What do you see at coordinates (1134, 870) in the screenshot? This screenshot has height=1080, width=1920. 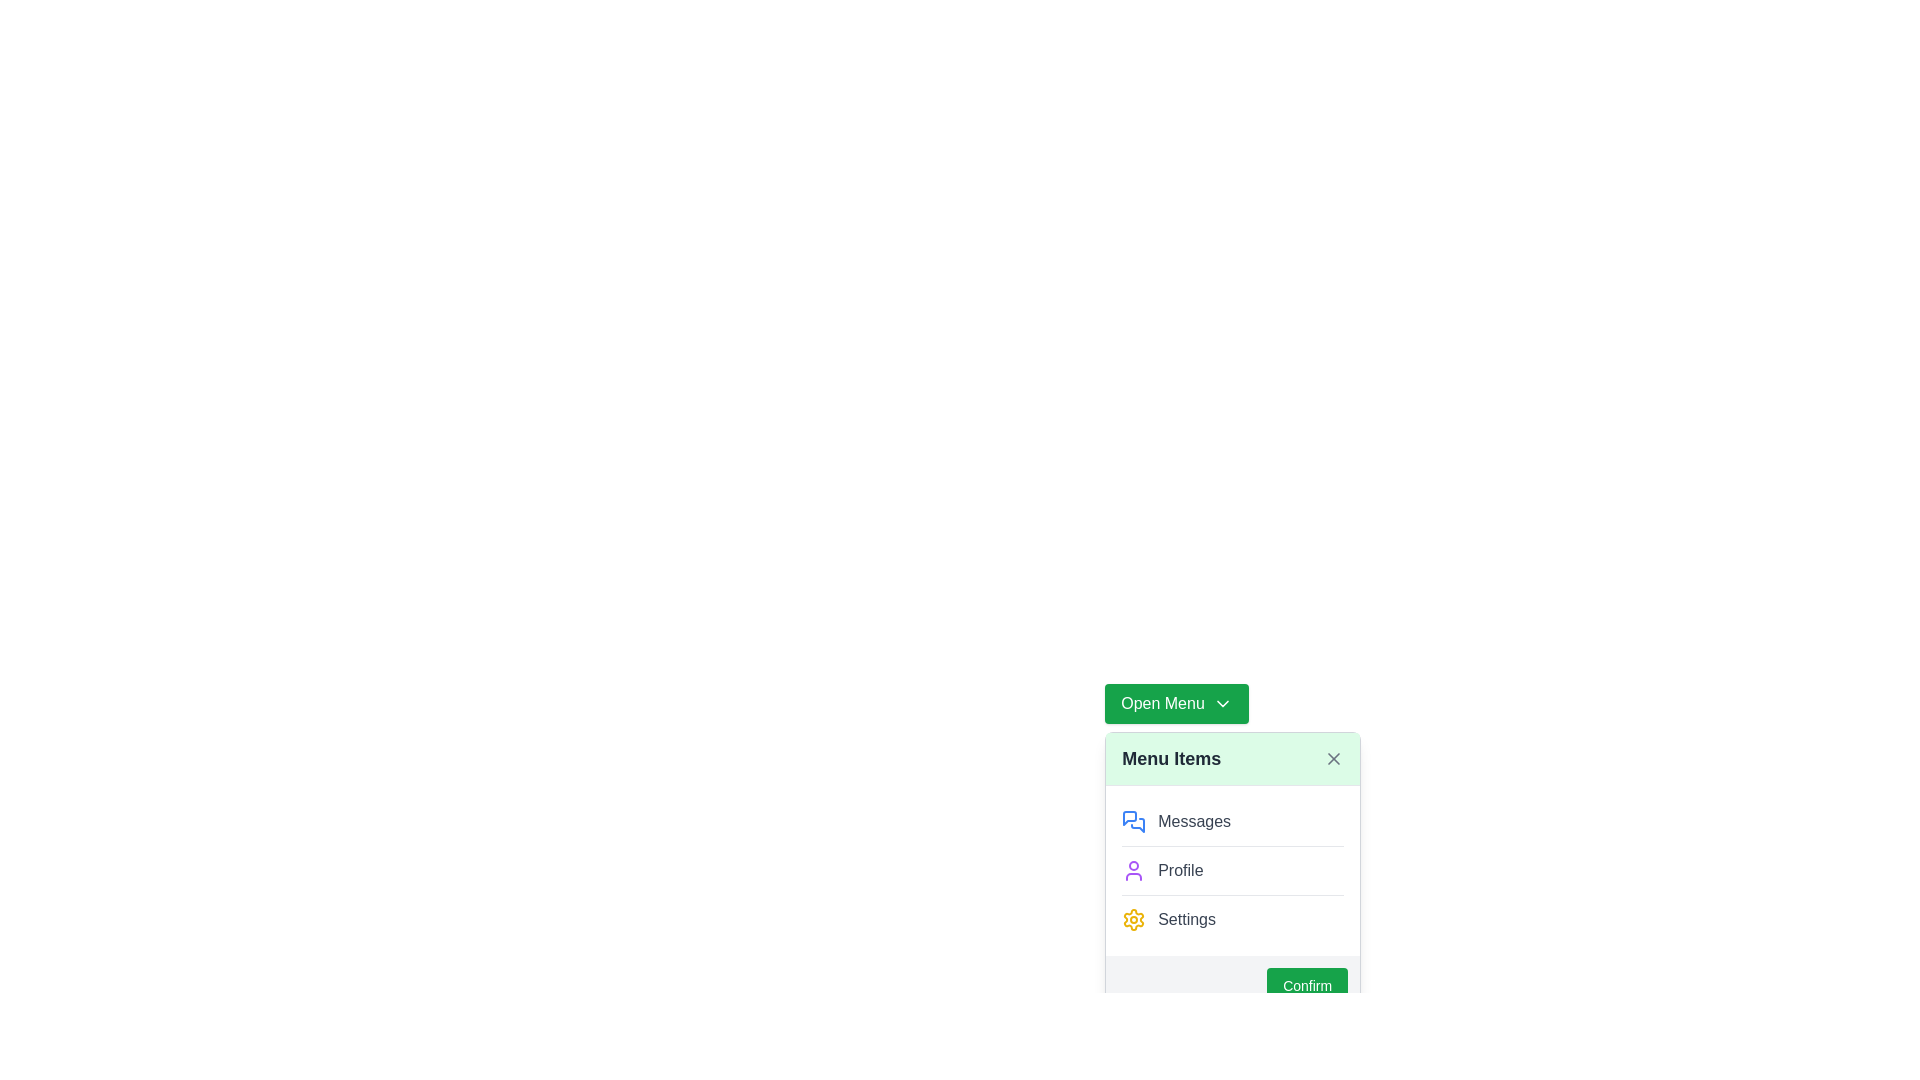 I see `the user icon with a purple outline located next to the 'Profile' text in the 'Menu Items' section` at bounding box center [1134, 870].